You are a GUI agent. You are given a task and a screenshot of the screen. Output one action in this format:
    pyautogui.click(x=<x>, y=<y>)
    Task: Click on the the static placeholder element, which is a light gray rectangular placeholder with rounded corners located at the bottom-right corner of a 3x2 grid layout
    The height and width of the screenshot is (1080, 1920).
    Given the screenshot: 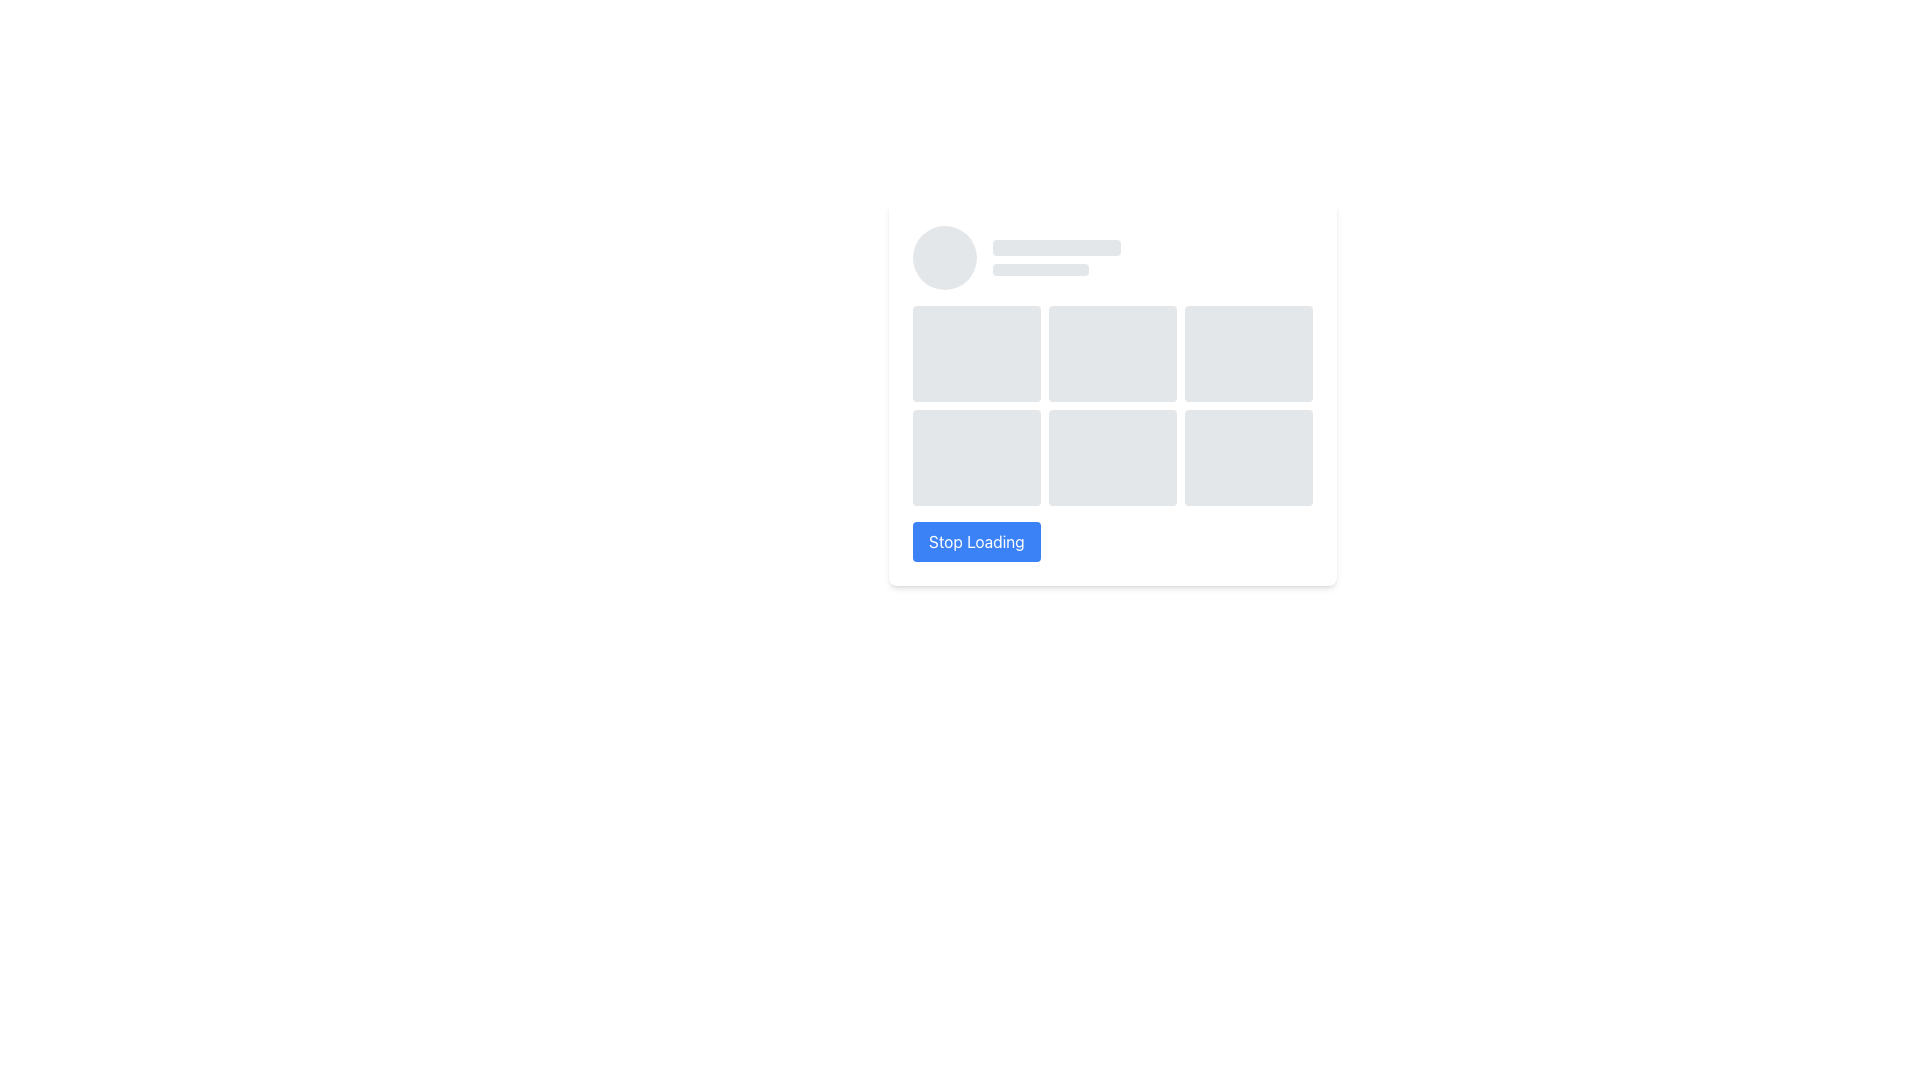 What is the action you would take?
    pyautogui.click(x=1247, y=458)
    